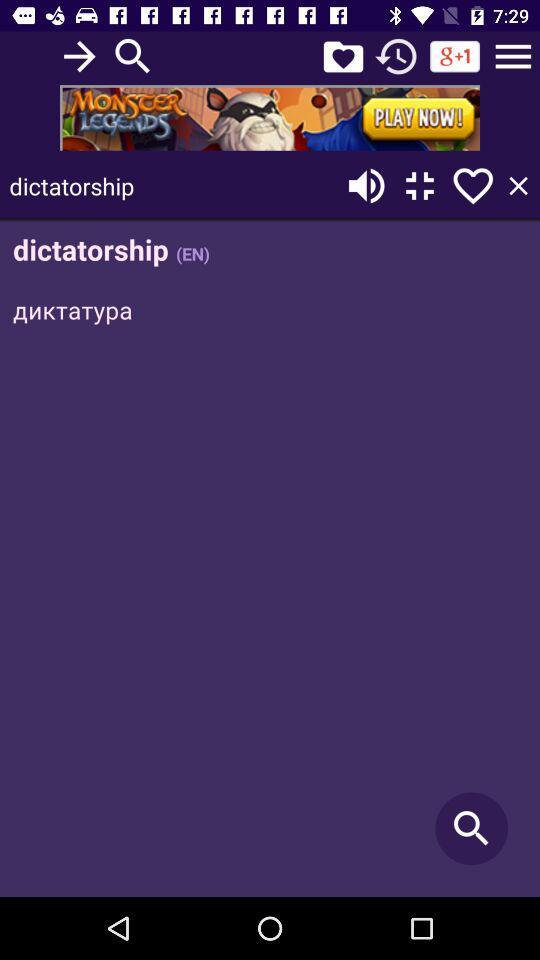 This screenshot has height=960, width=540. What do you see at coordinates (518, 186) in the screenshot?
I see `button` at bounding box center [518, 186].